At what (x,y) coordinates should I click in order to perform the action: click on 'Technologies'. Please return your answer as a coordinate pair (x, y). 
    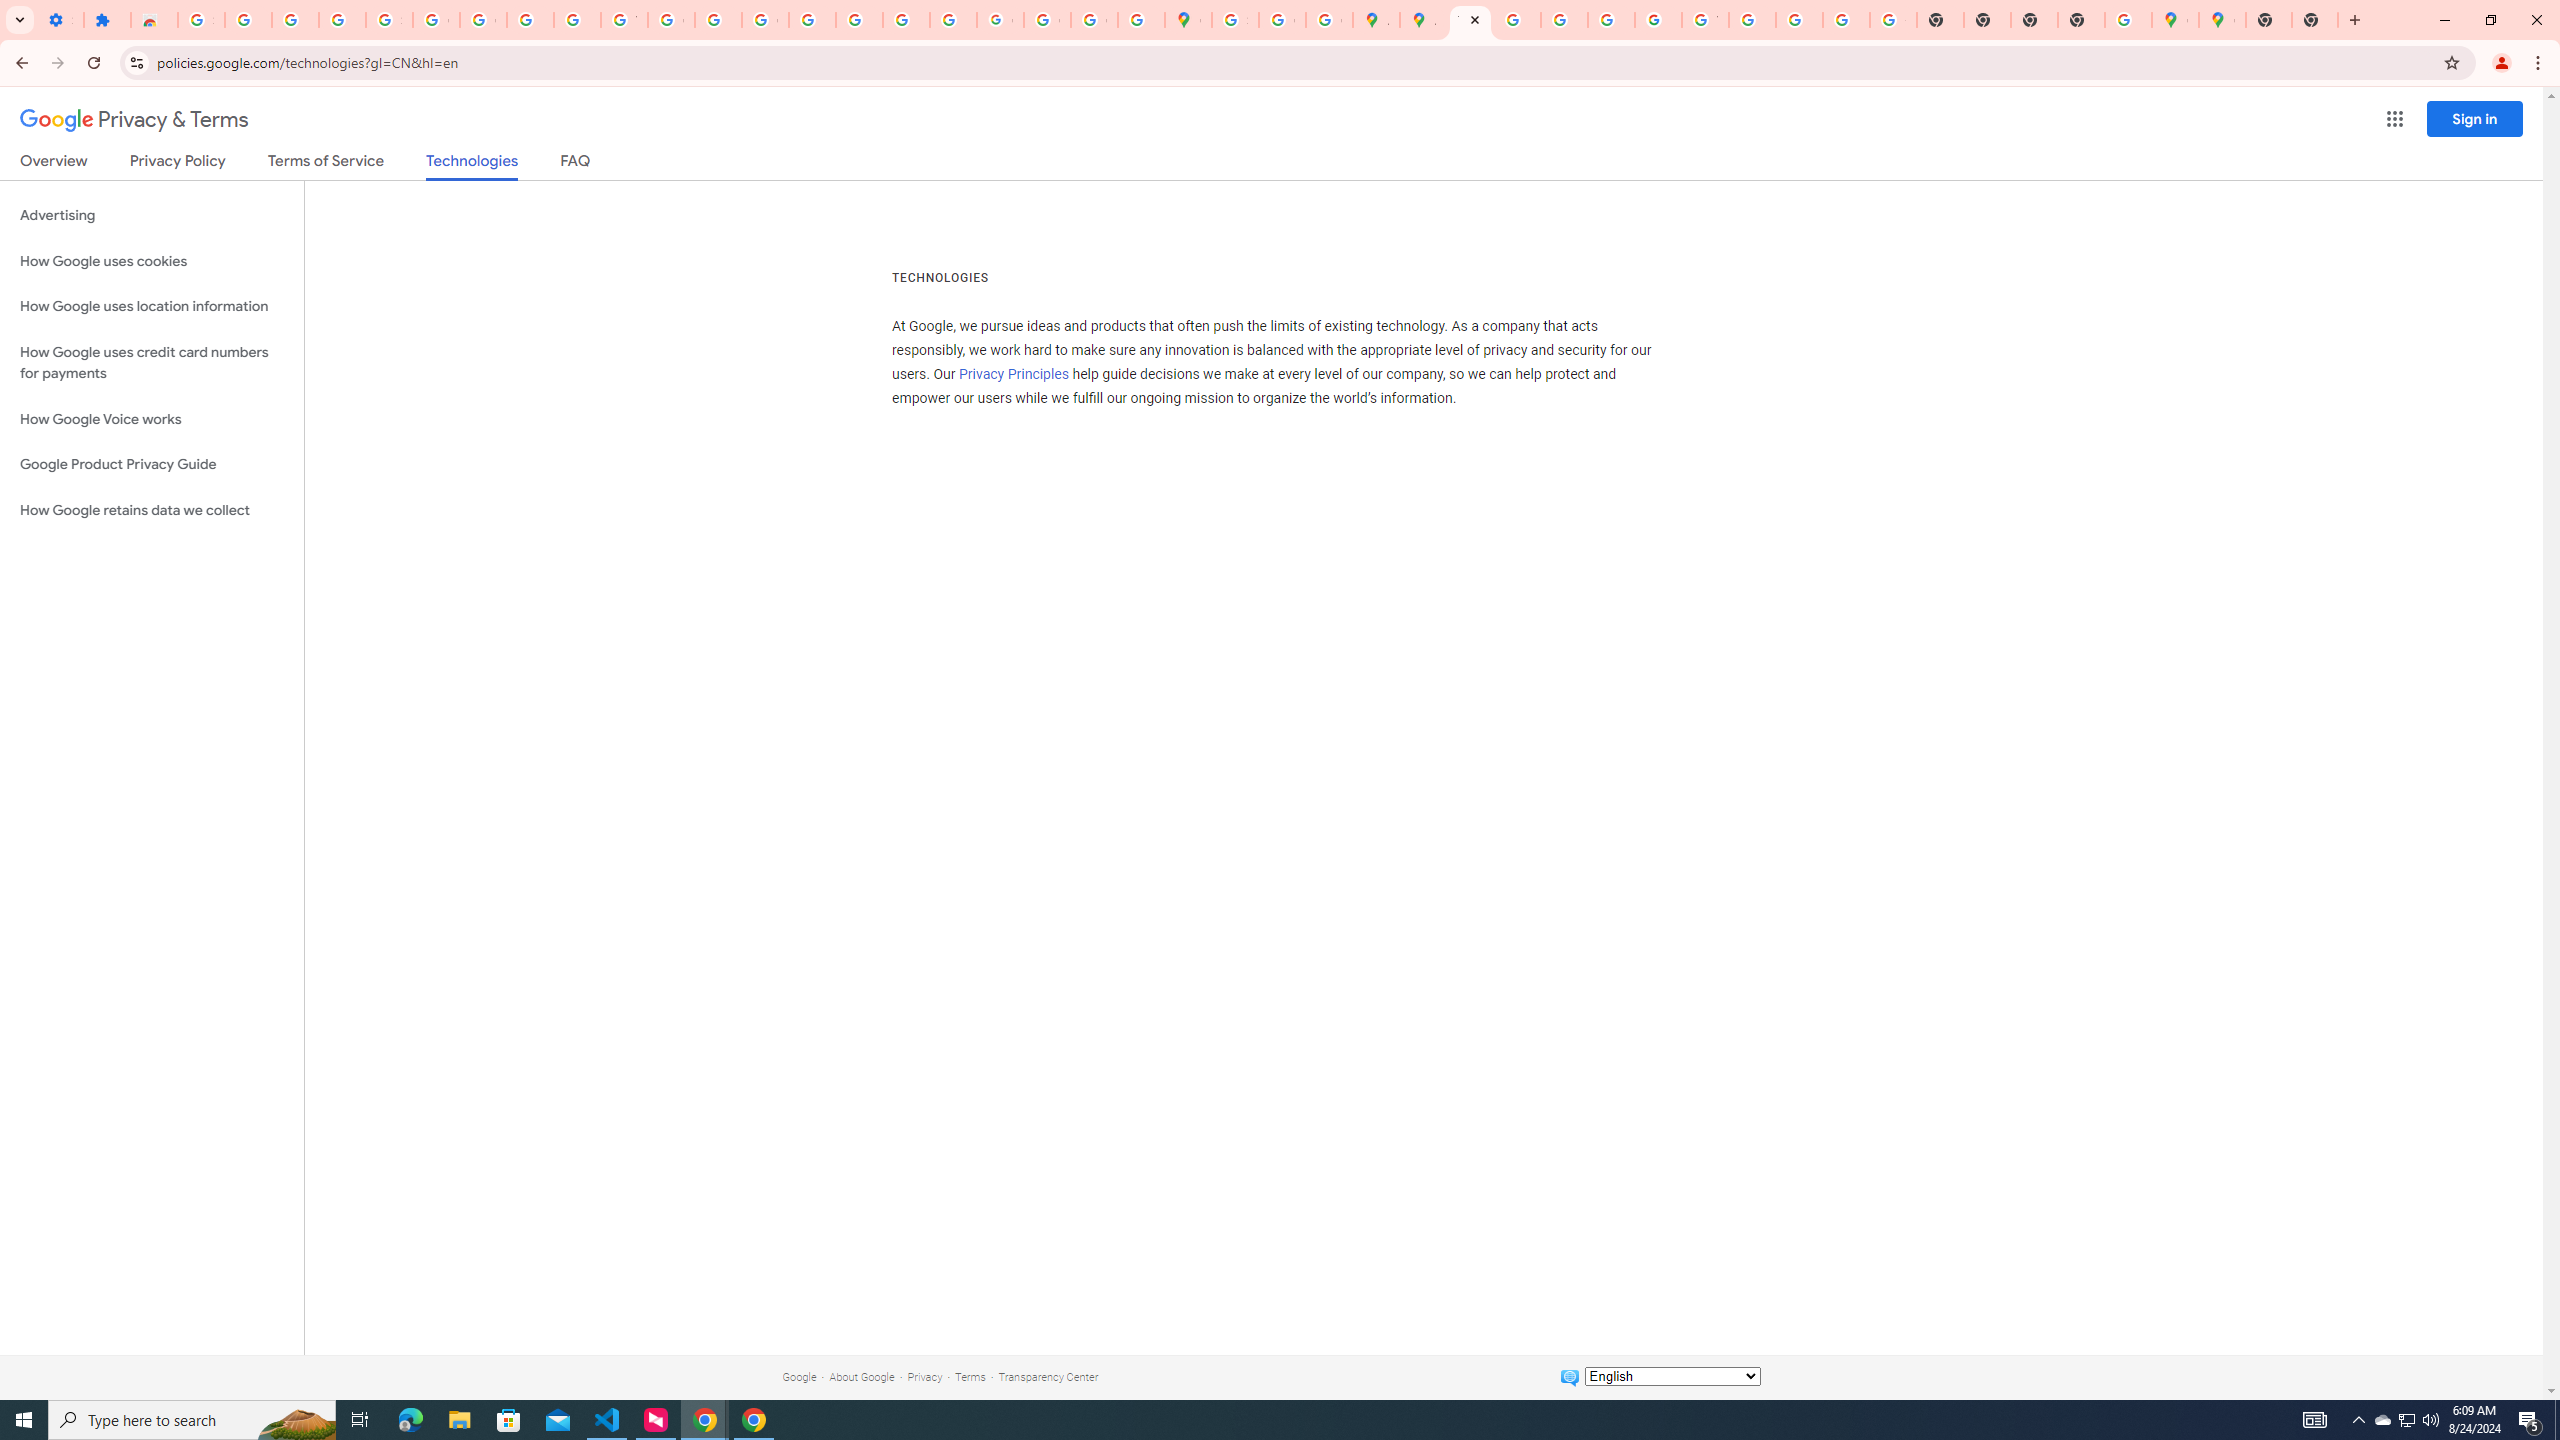
    Looking at the image, I should click on (472, 165).